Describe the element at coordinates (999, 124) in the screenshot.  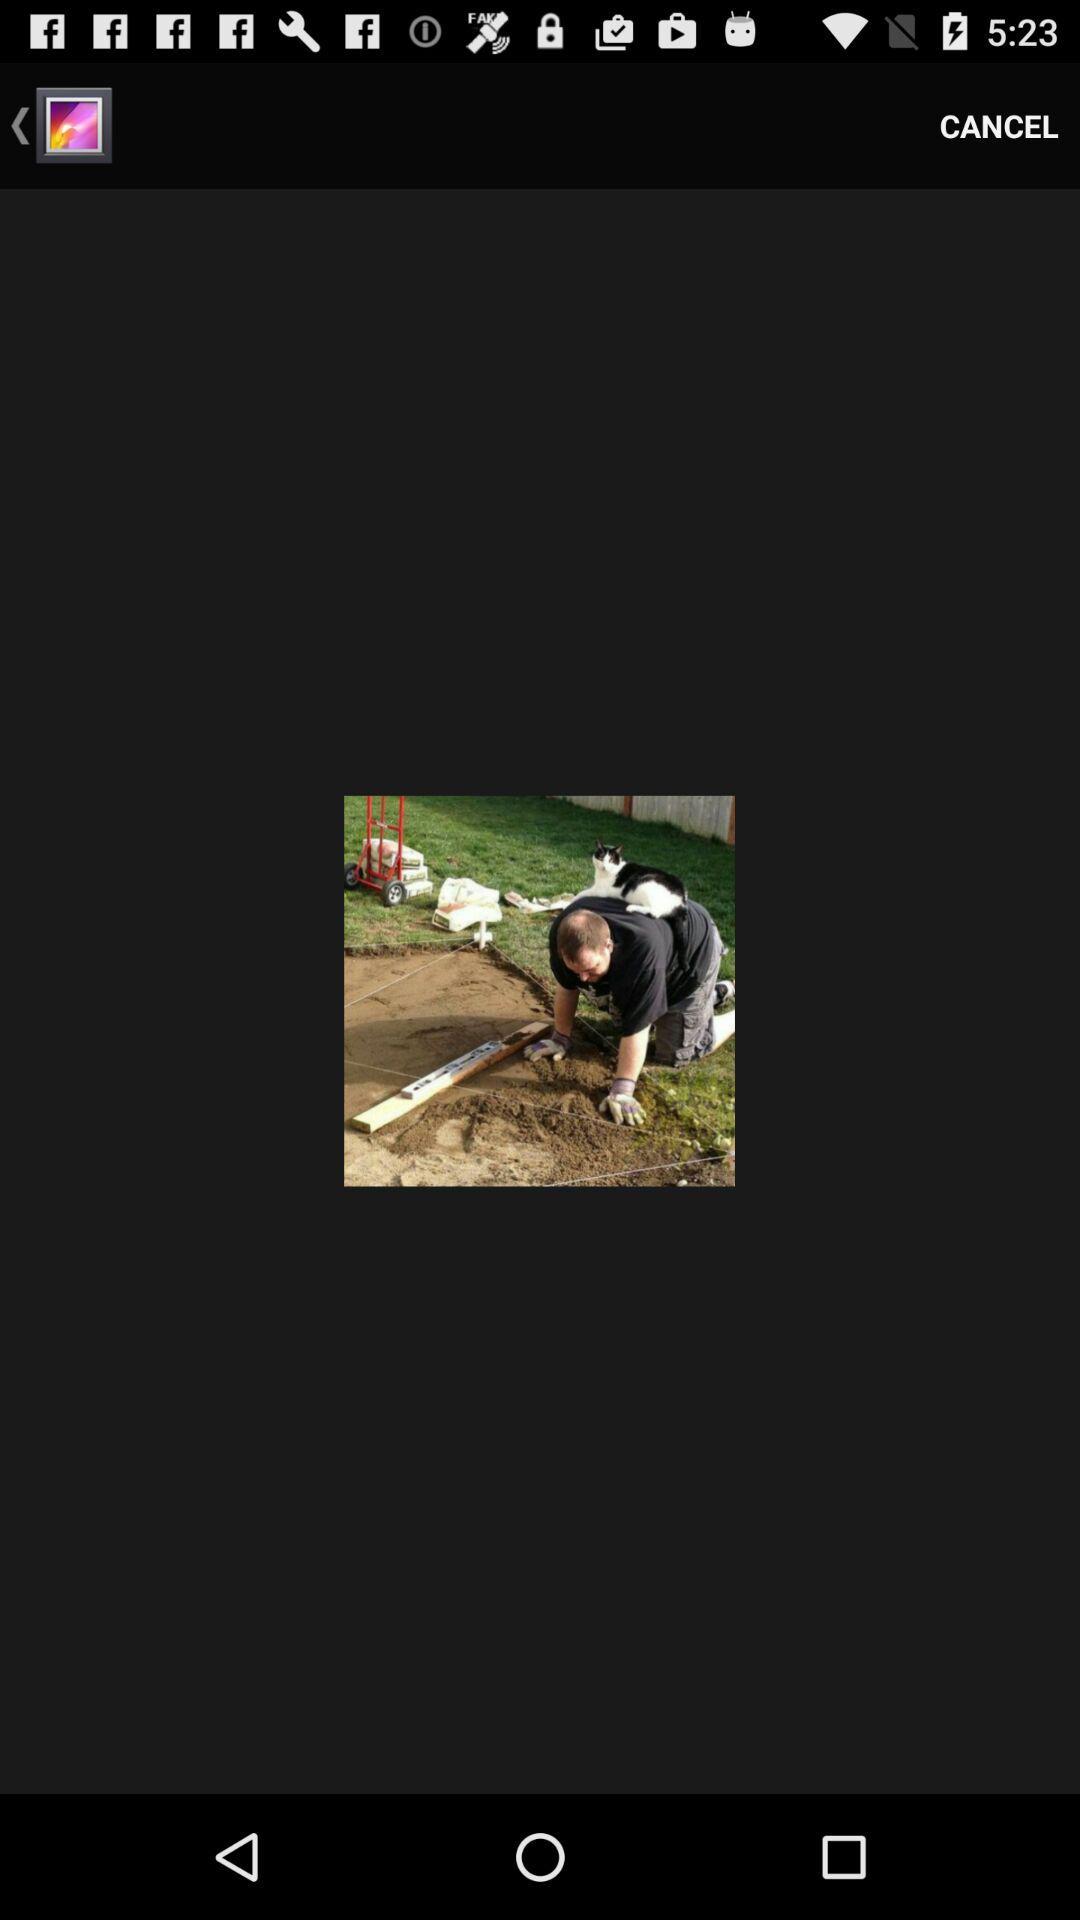
I see `the cancel item` at that location.